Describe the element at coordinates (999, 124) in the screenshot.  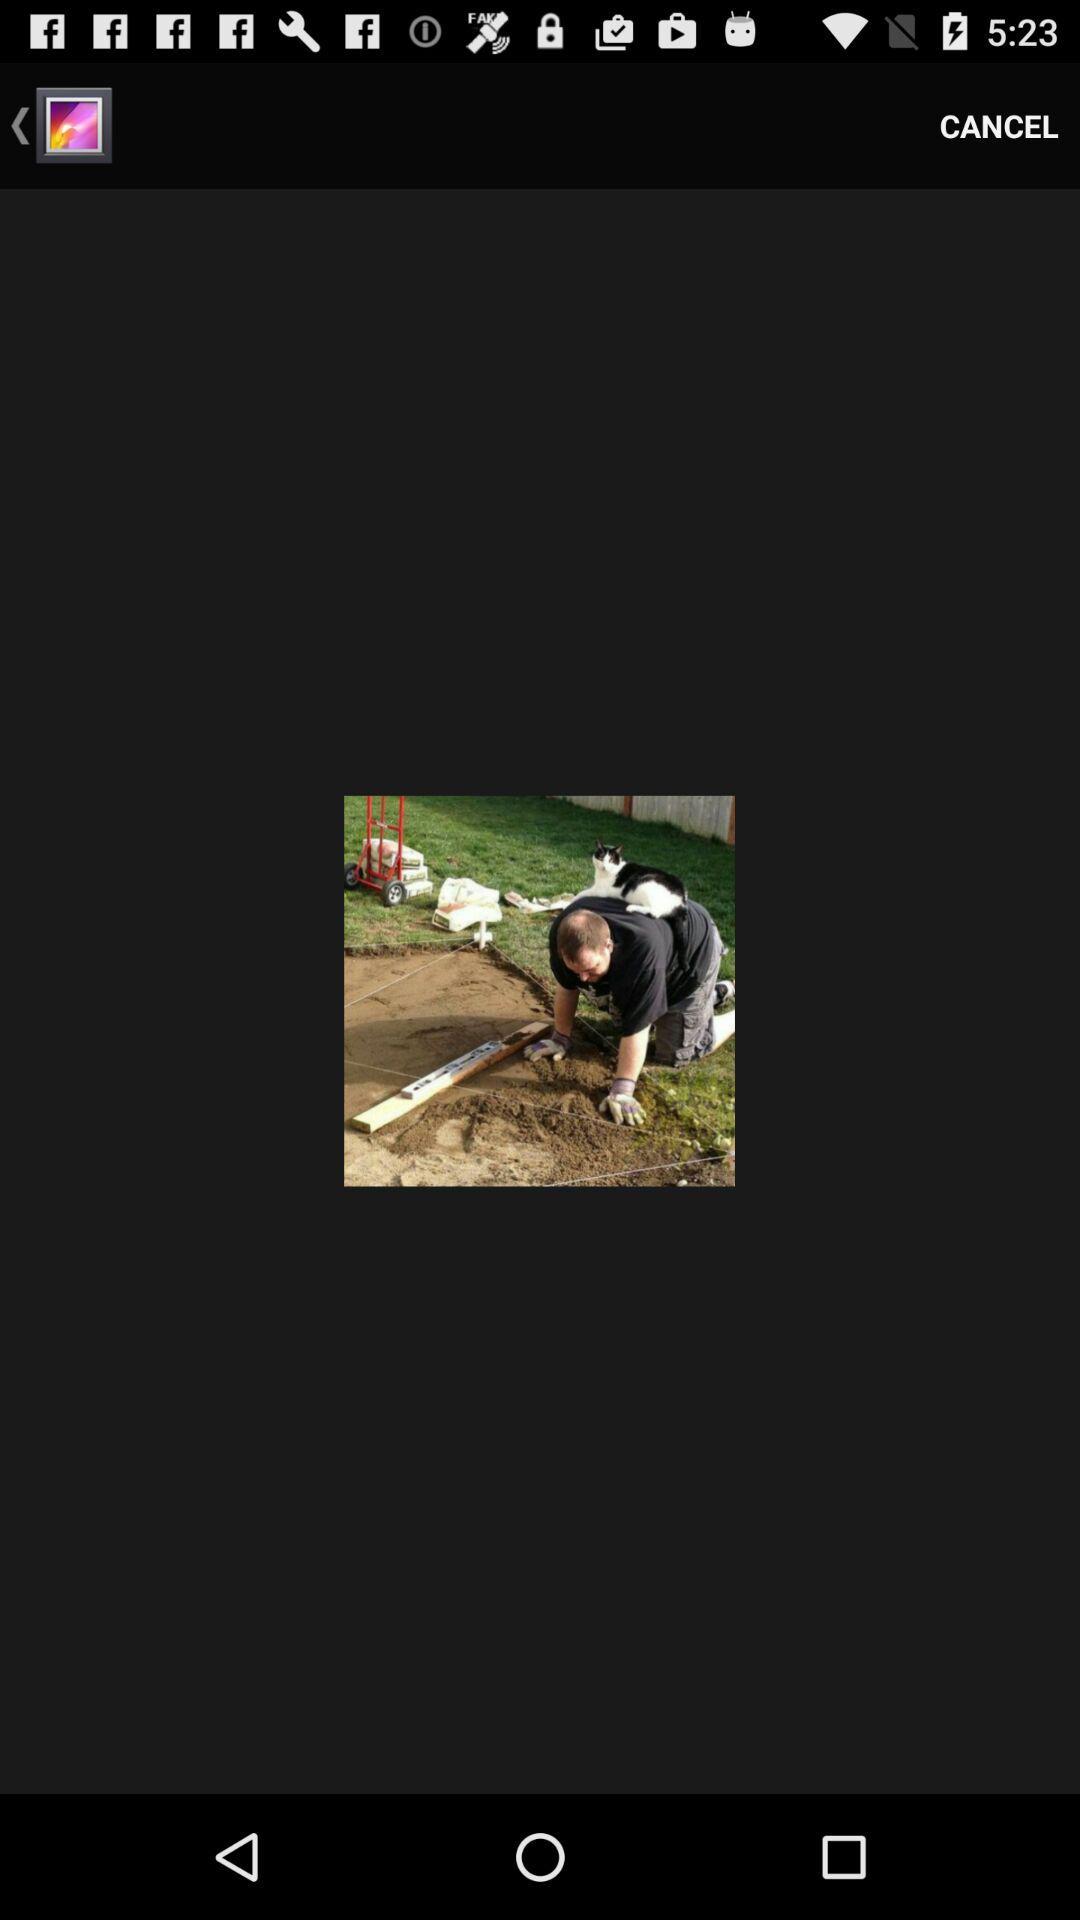
I see `the cancel item` at that location.